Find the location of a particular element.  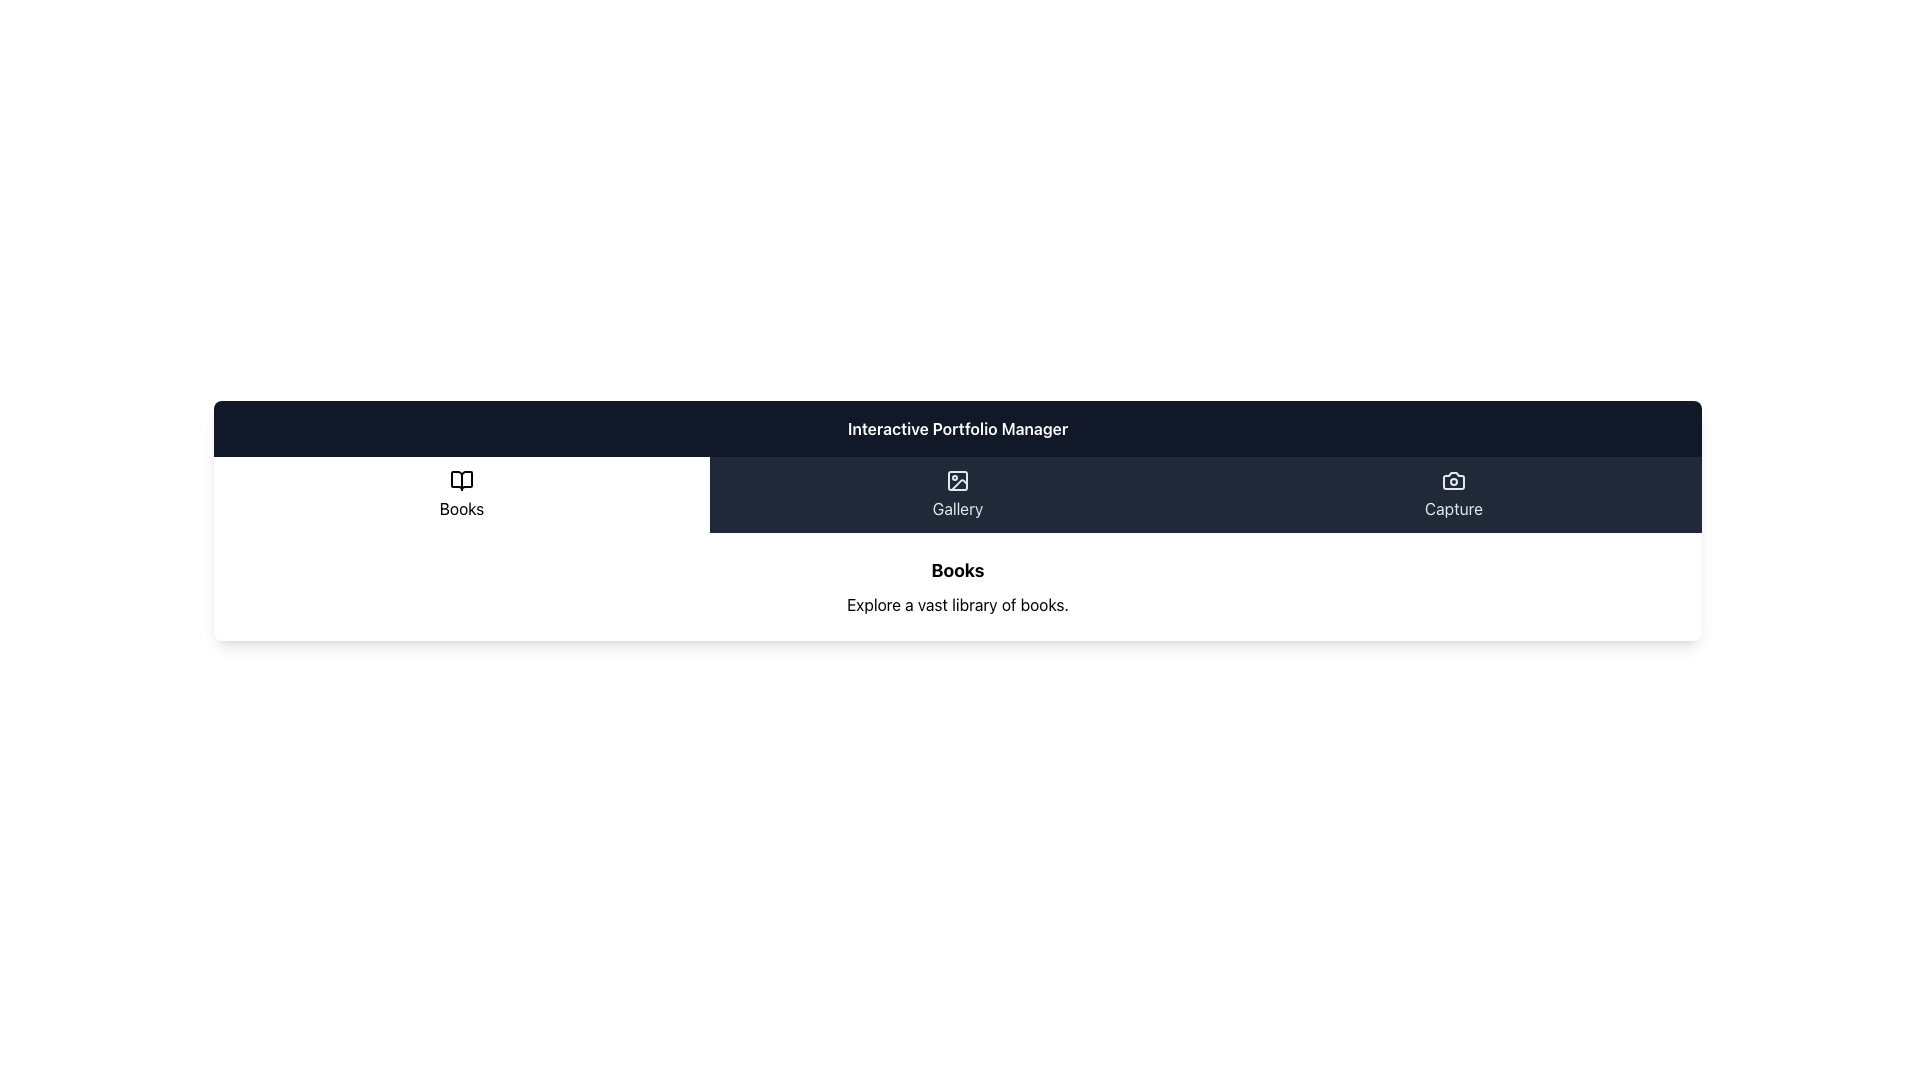

the 'Gallery' label, which is centrally located beneath an image icon and surrounded by similar components is located at coordinates (957, 508).